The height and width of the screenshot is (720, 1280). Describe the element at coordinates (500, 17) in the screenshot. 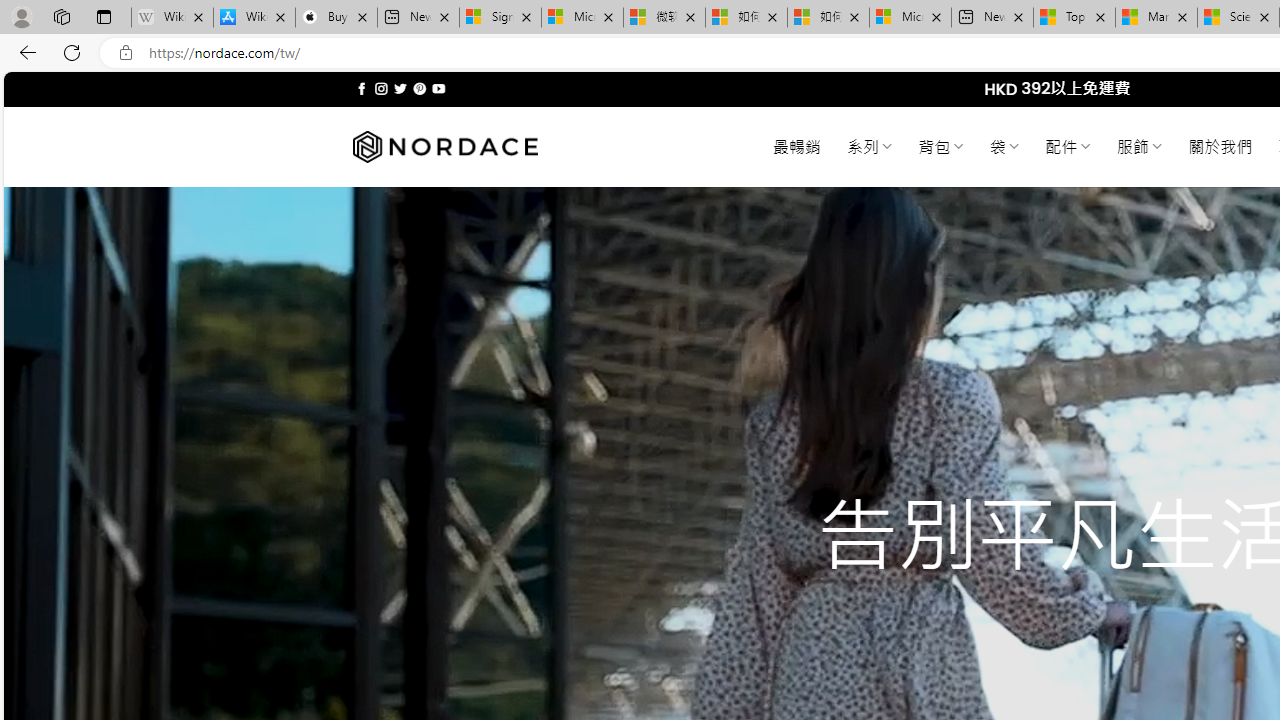

I see `'Sign in to your Microsoft account'` at that location.